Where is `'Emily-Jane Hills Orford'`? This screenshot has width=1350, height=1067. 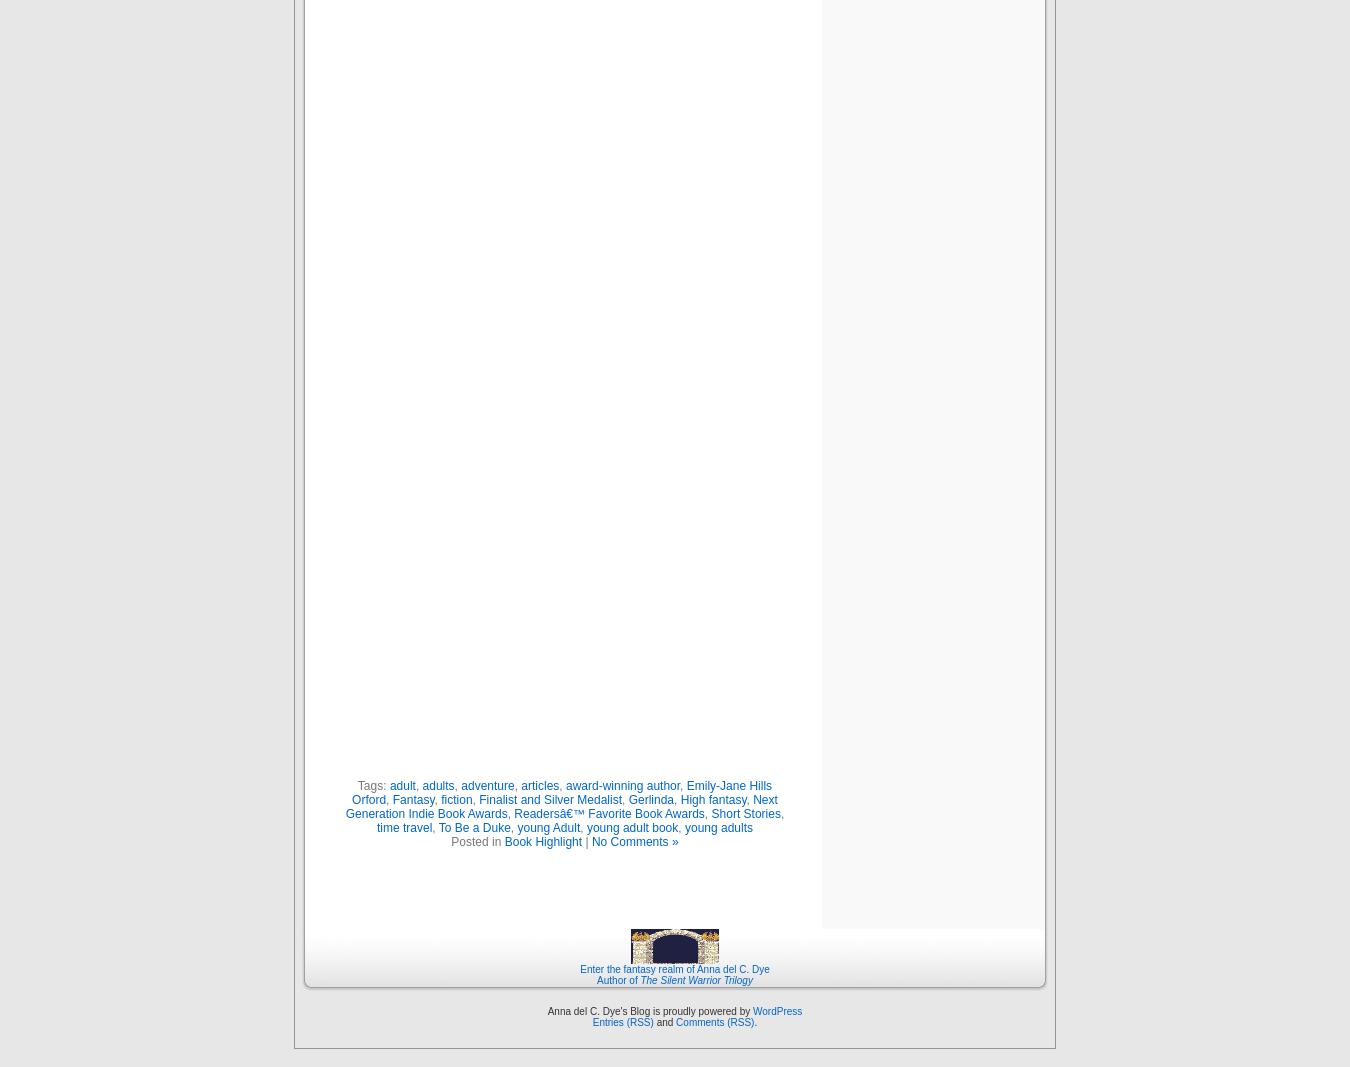
'Emily-Jane Hills Orford' is located at coordinates (561, 791).